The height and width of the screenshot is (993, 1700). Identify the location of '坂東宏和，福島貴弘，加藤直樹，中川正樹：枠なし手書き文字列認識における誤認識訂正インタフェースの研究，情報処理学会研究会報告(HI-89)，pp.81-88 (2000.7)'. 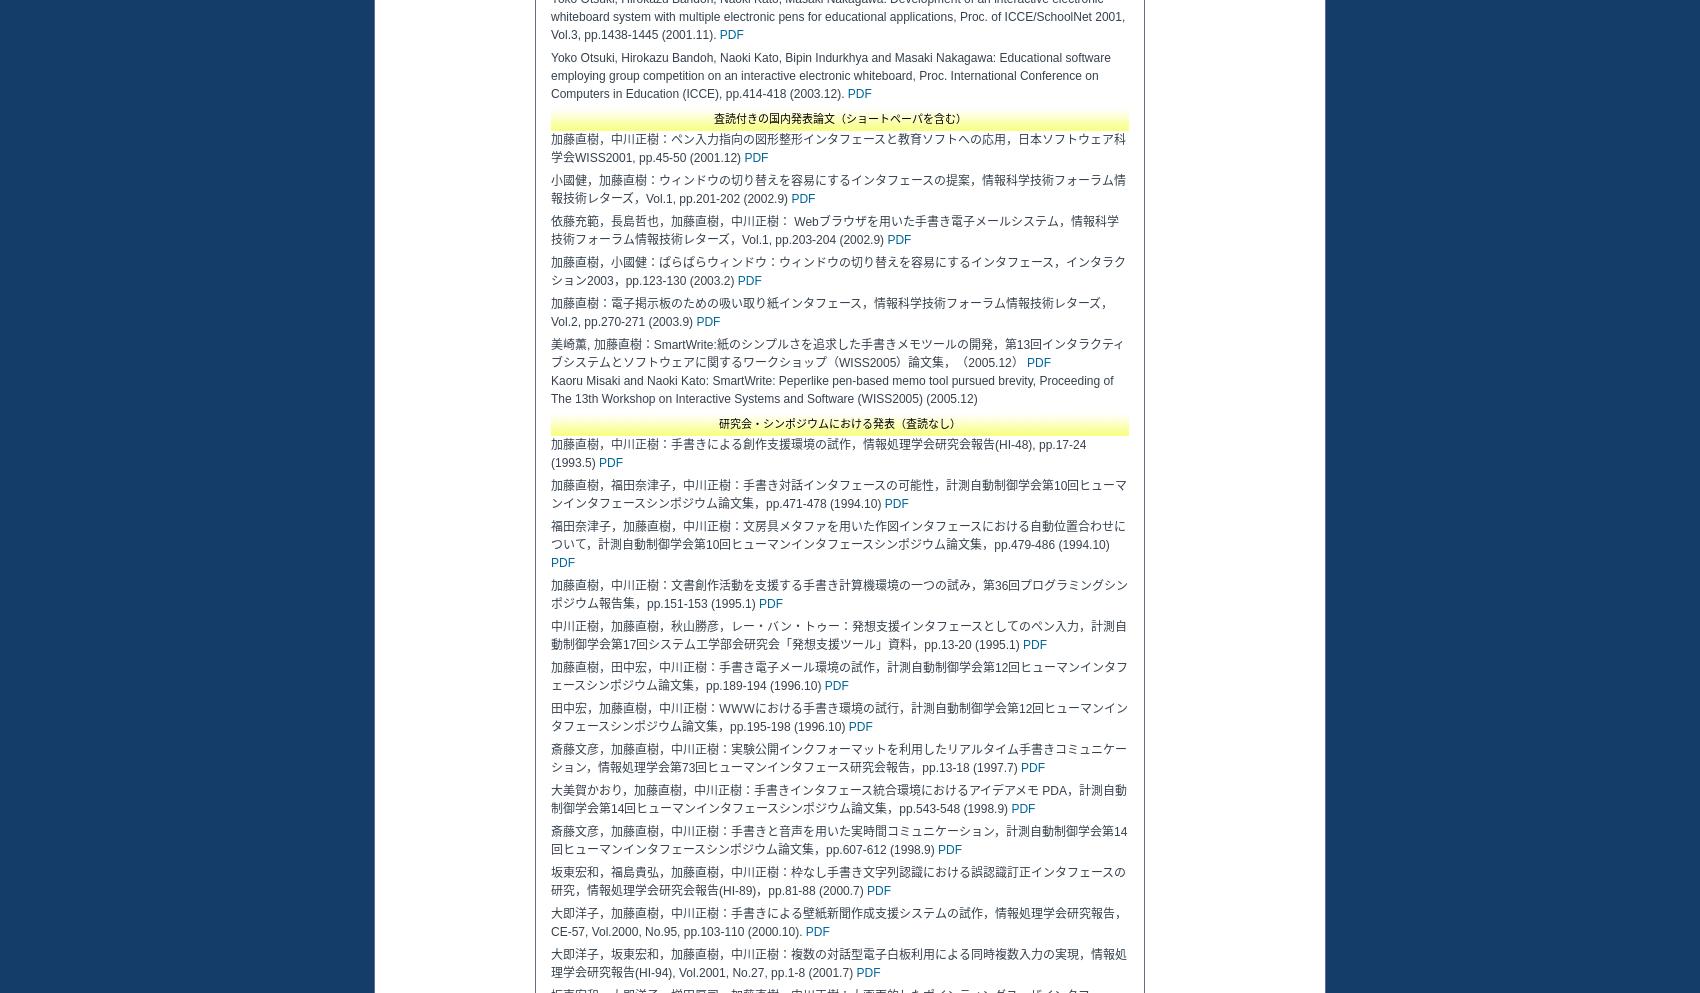
(837, 881).